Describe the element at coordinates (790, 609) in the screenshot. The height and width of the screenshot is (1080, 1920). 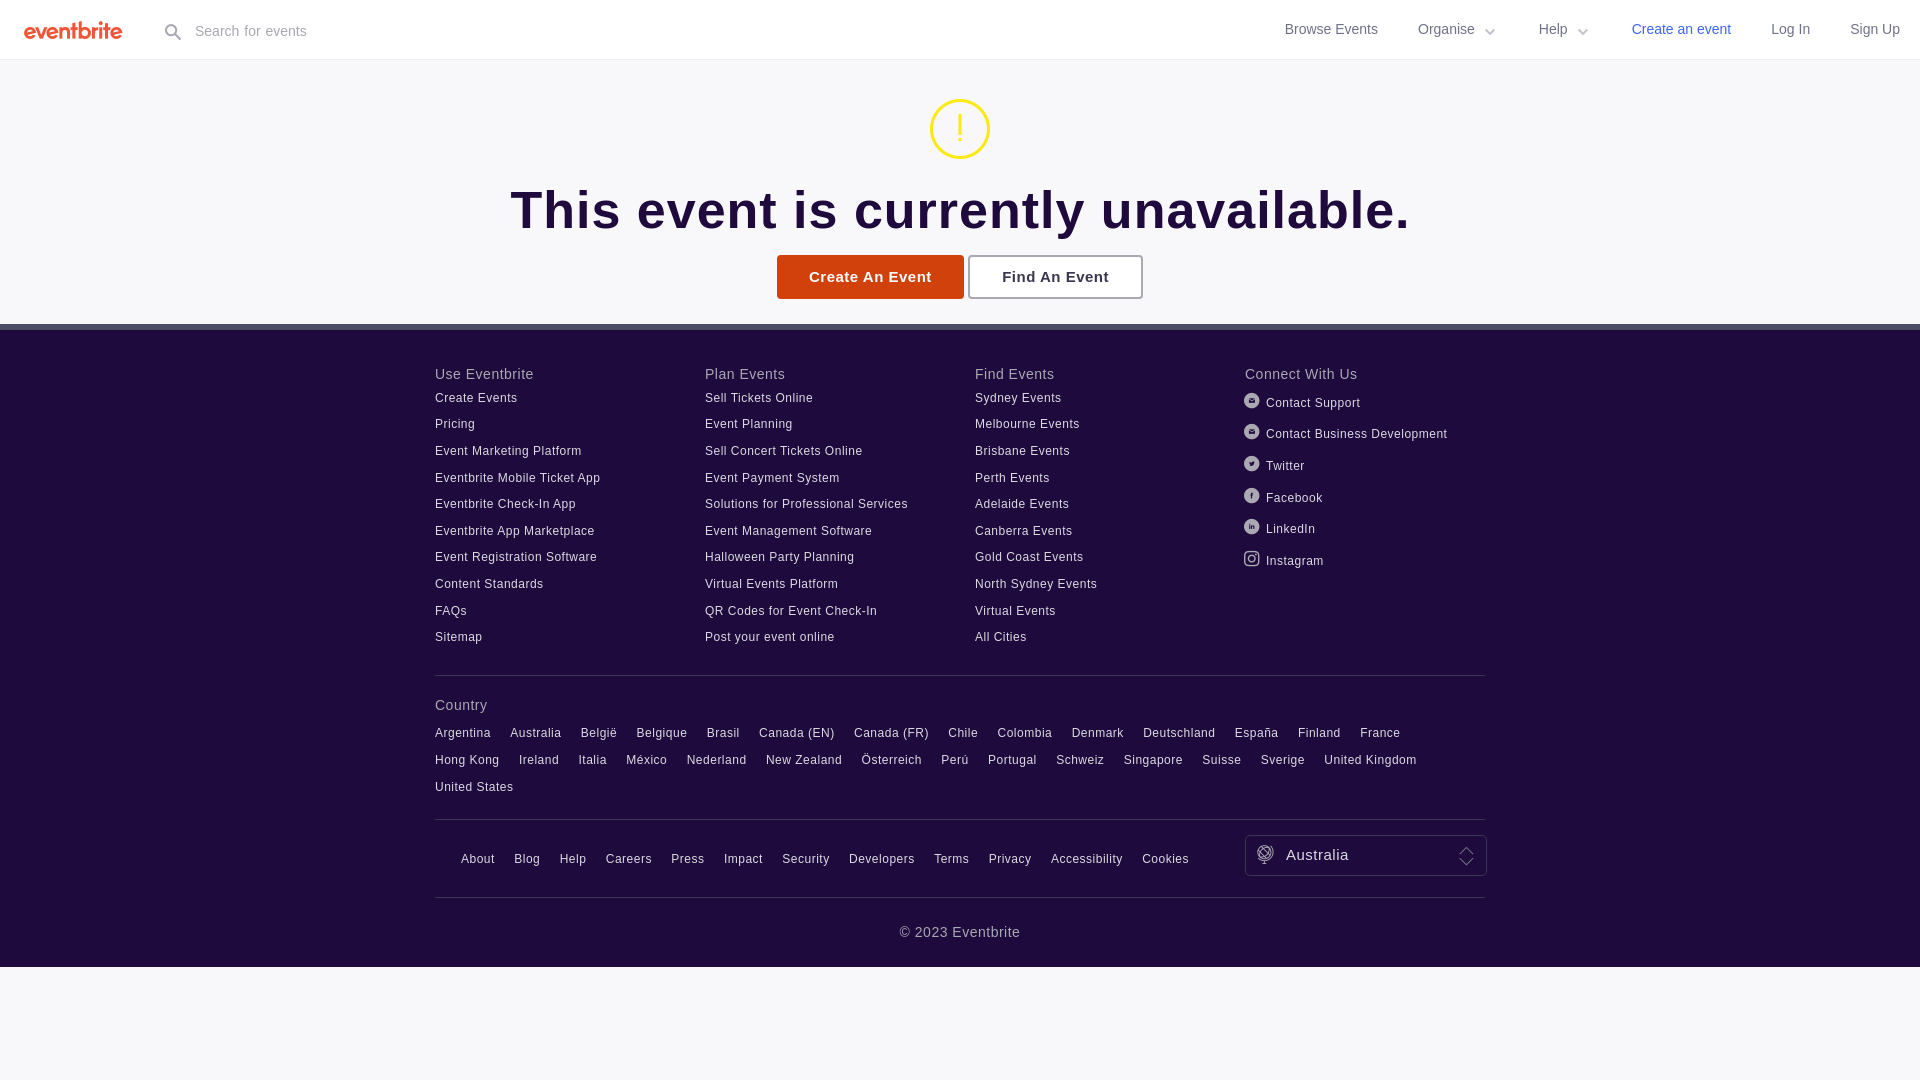
I see `'QR Codes for Event Check-In'` at that location.